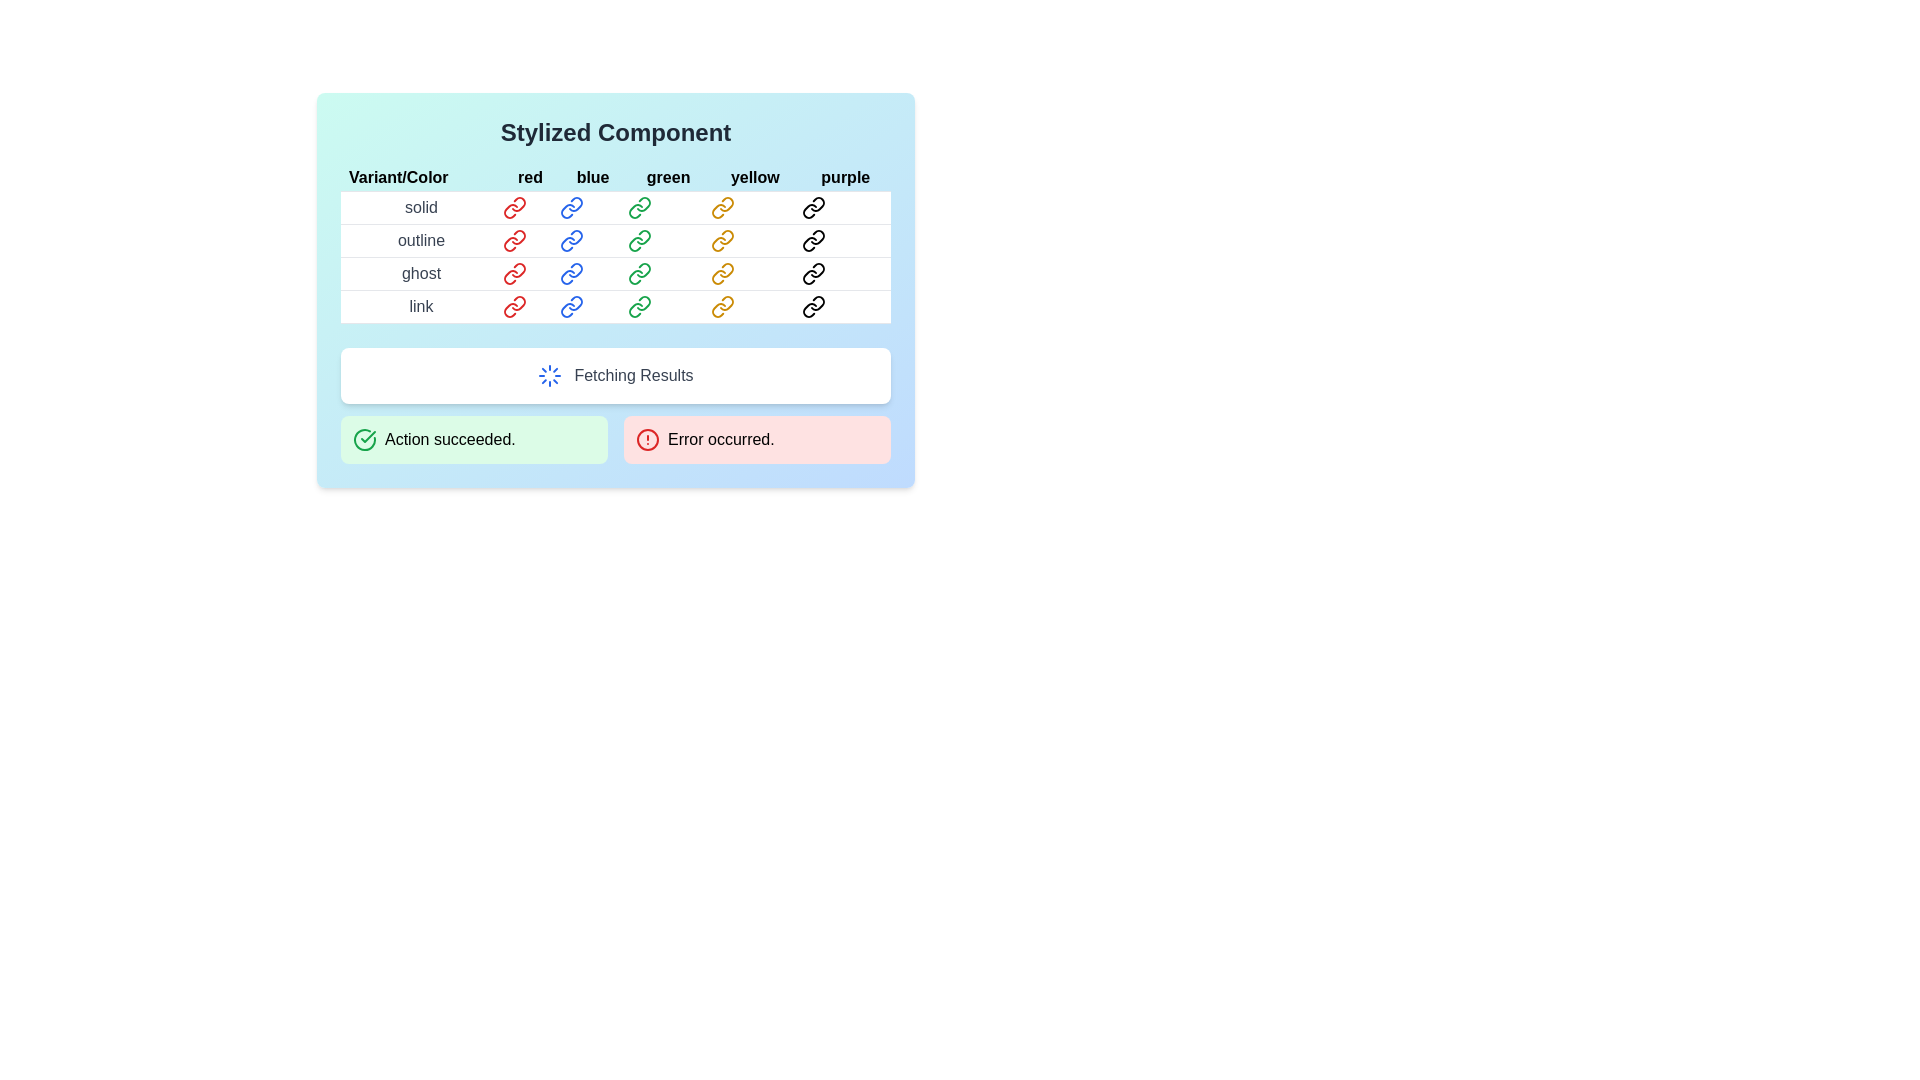 The width and height of the screenshot is (1920, 1080). I want to click on the Static Text Label displaying the word 'link' located in the ghost row under the 'Variant/Color' header, so click(420, 307).